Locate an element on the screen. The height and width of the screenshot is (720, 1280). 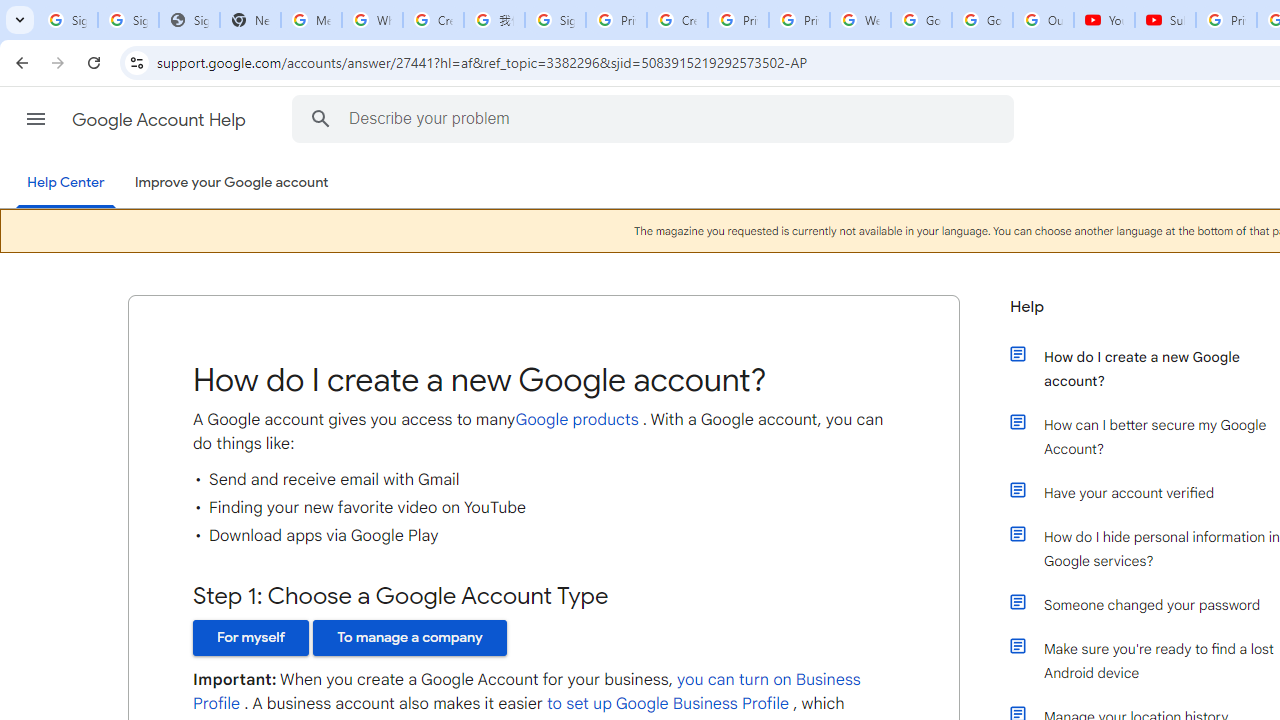
'Subscriptions - YouTube' is located at coordinates (1165, 20).